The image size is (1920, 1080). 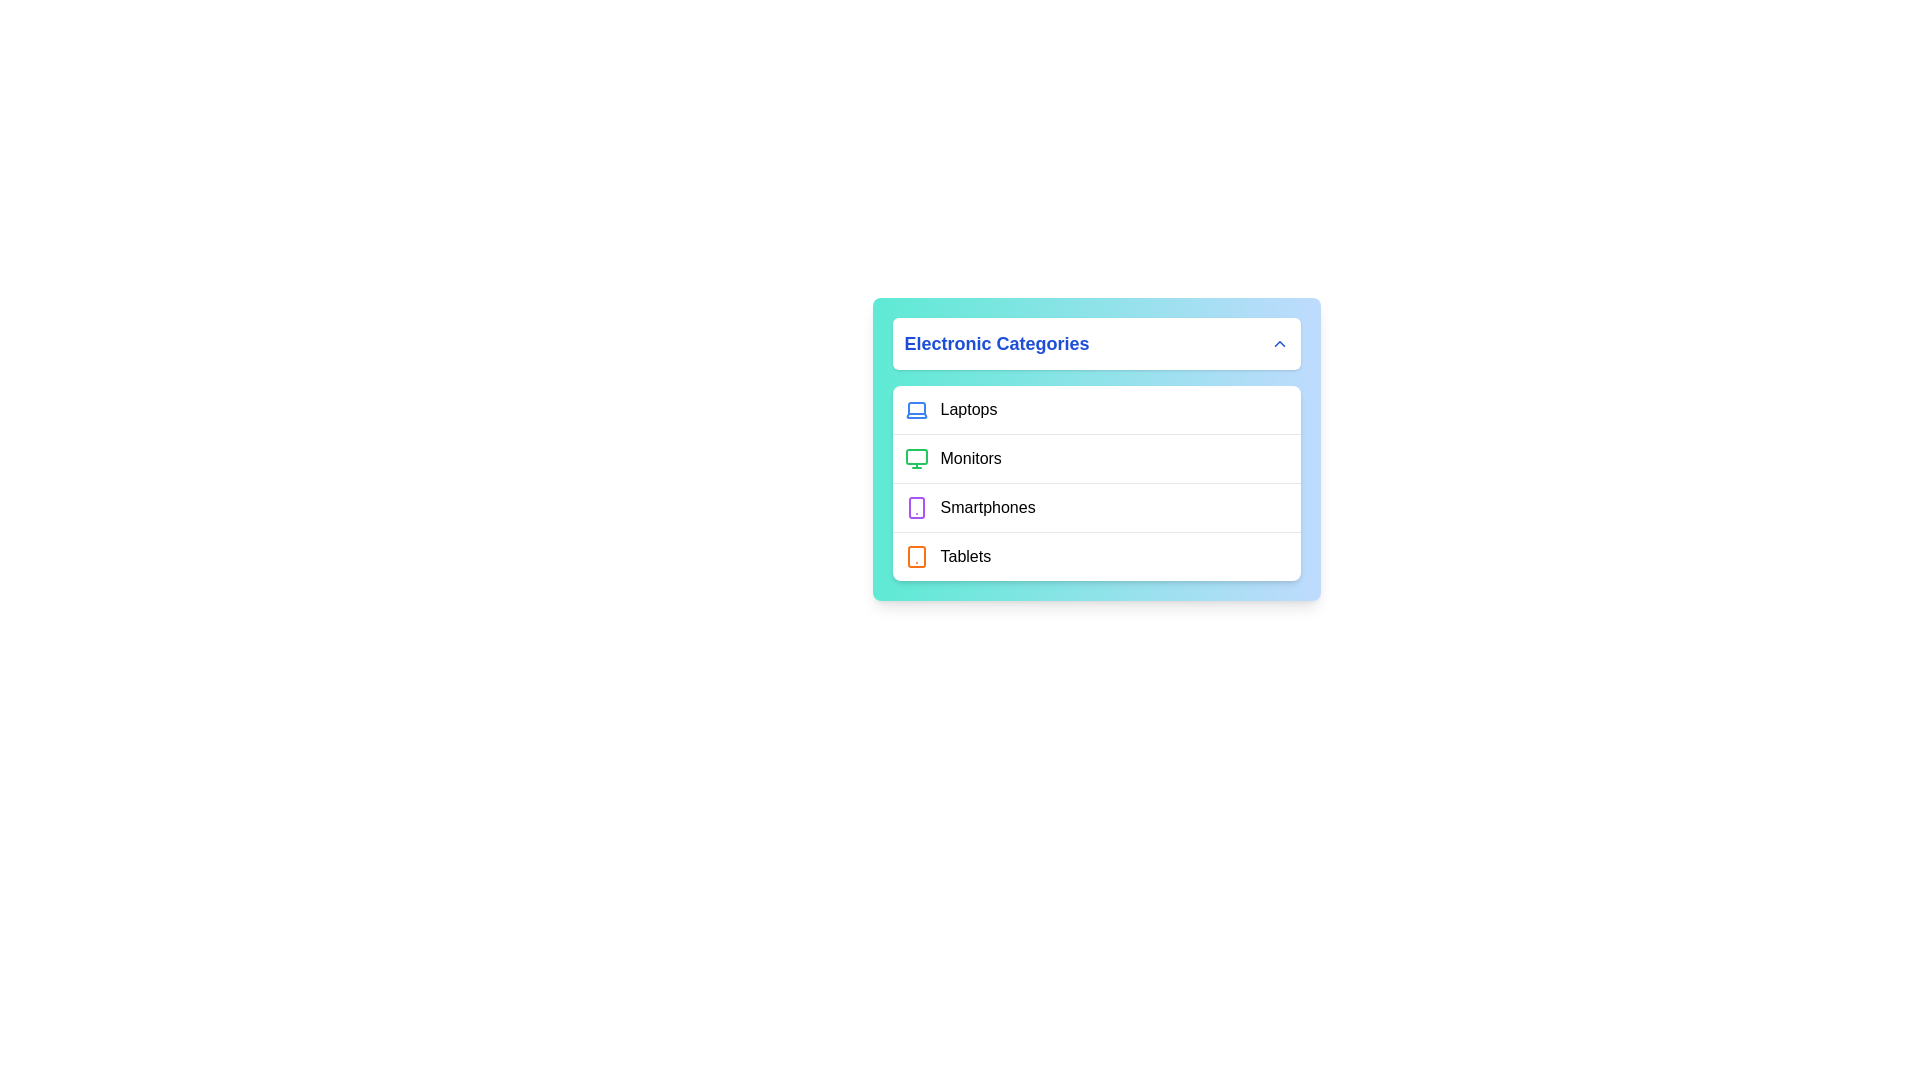 What do you see at coordinates (1095, 506) in the screenshot?
I see `the 'Smartphones' category list item in the dropdown menu labeled 'Electronic Categories', which is the third option in the list` at bounding box center [1095, 506].